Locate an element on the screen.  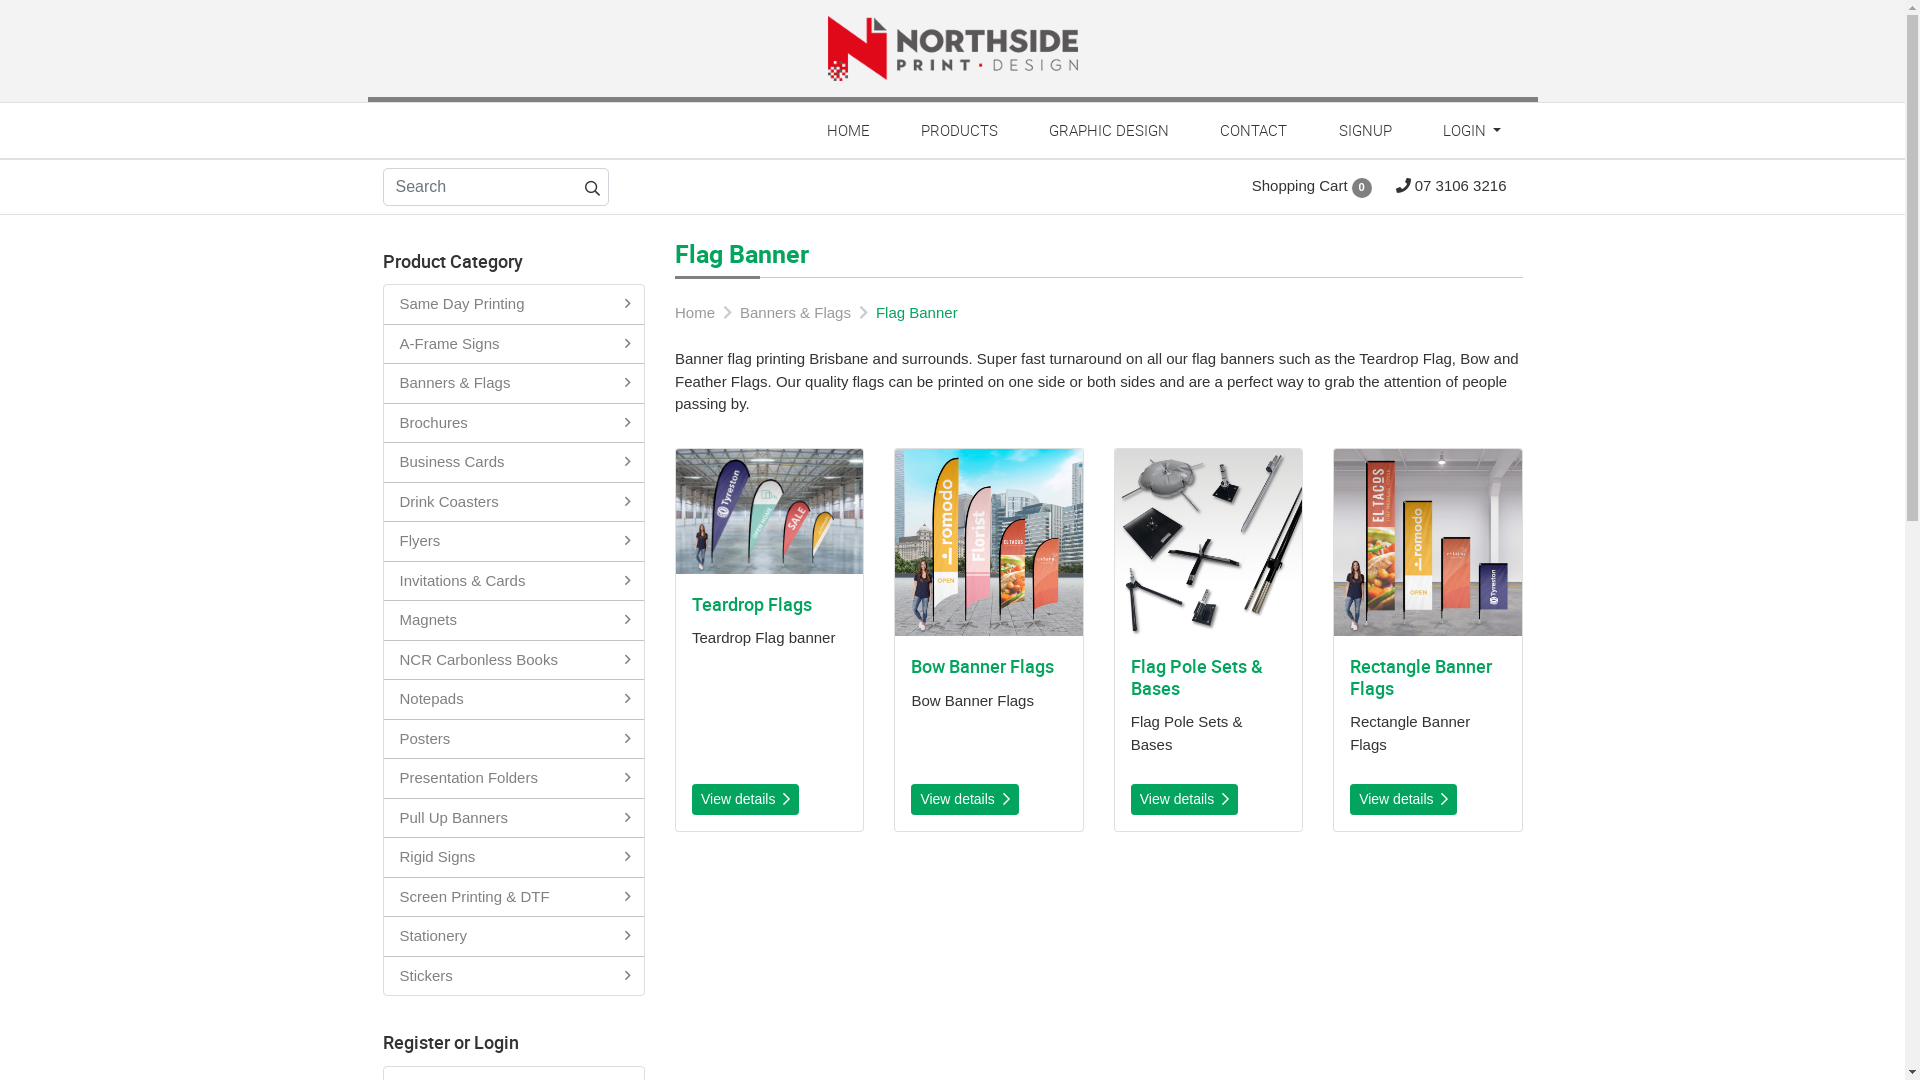
'Presentation Folders' is located at coordinates (514, 777).